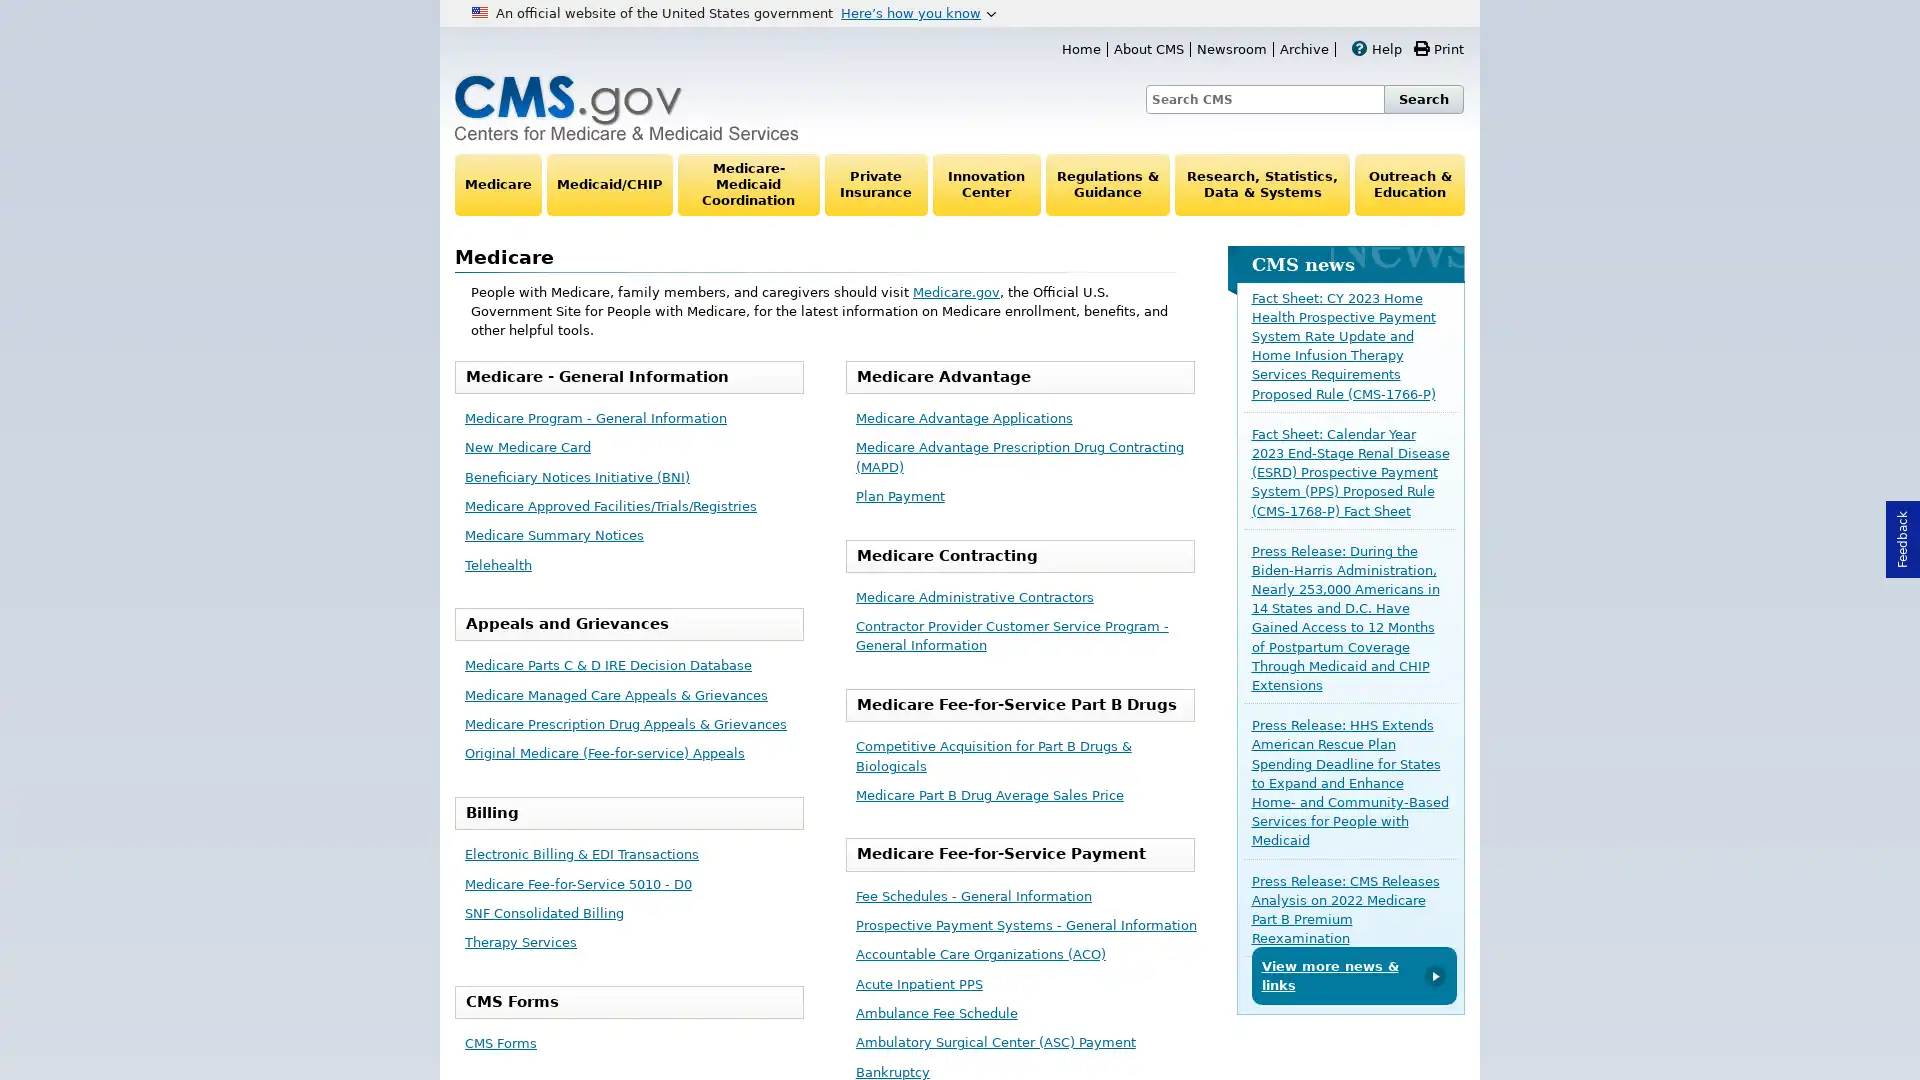 Image resolution: width=1920 pixels, height=1080 pixels. I want to click on Heres how you know, so click(917, 12).